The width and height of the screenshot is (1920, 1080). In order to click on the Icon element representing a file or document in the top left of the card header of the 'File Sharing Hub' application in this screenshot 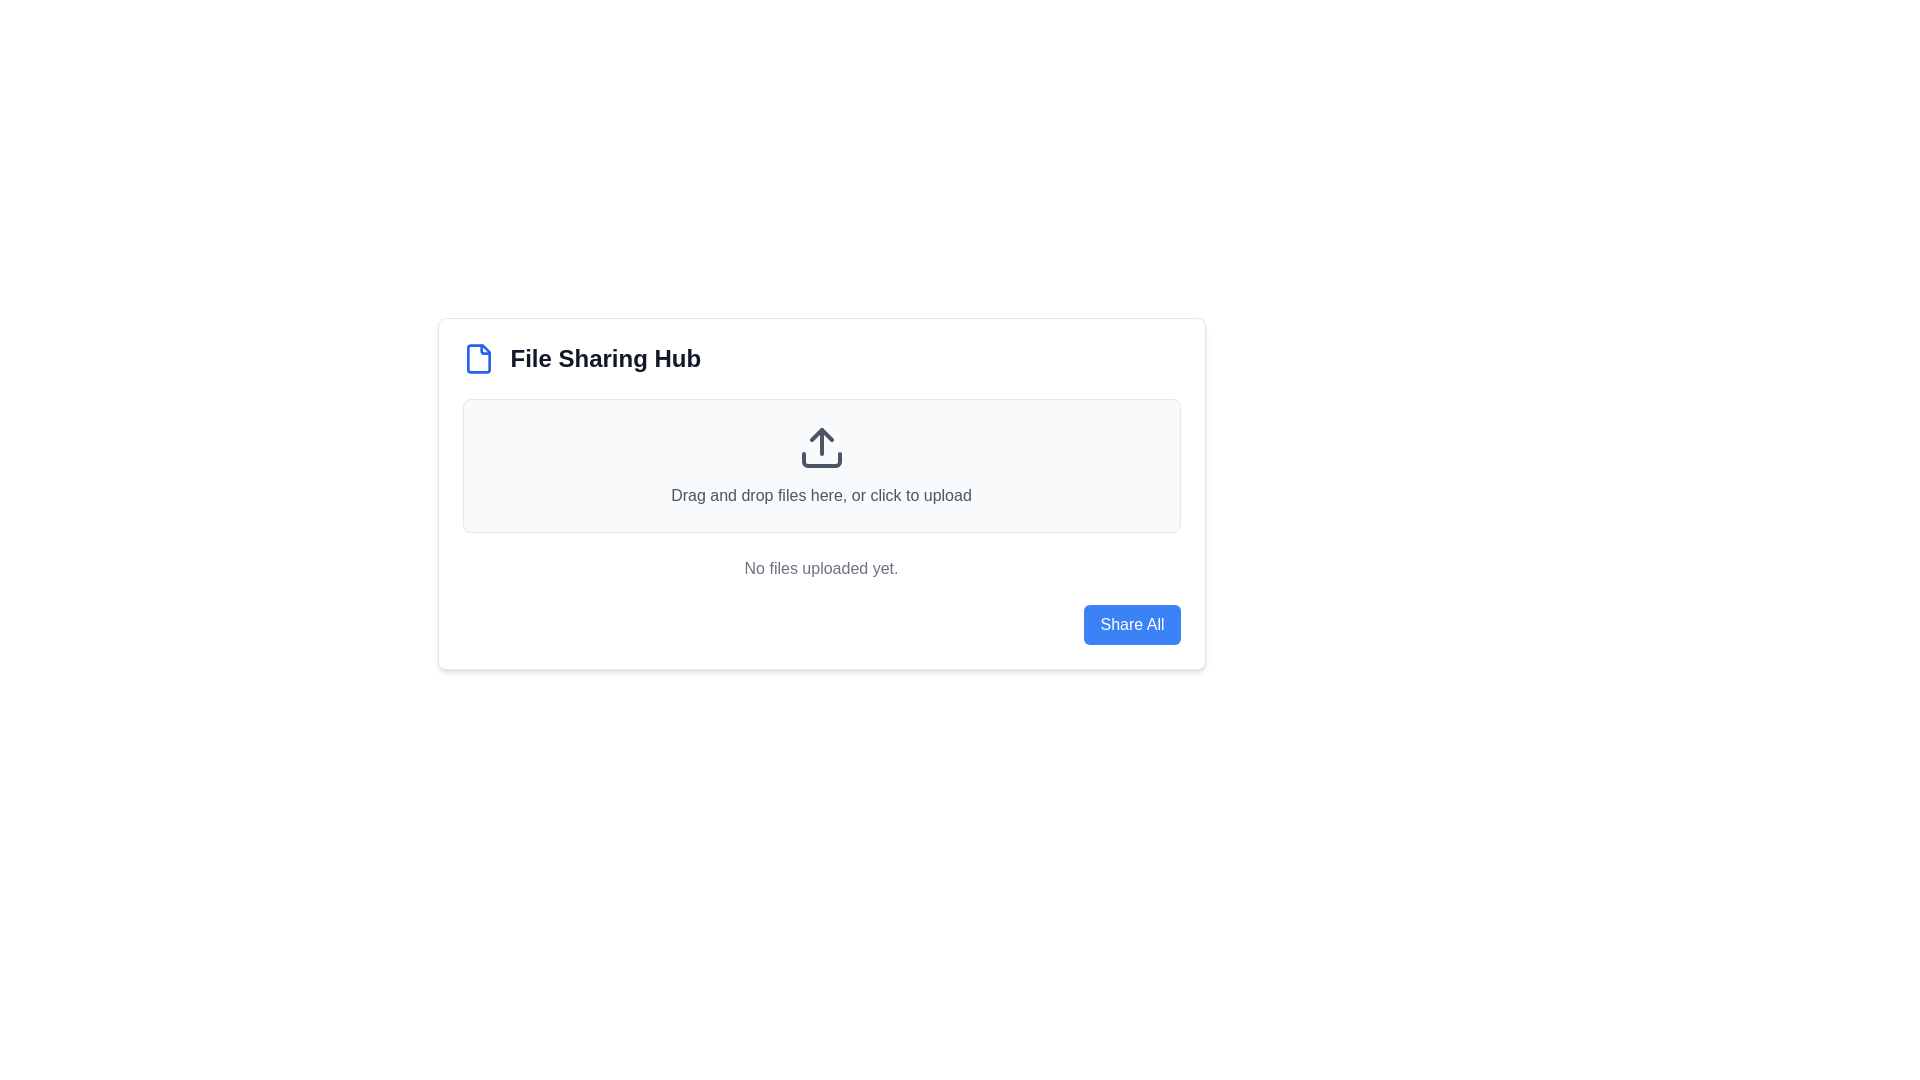, I will do `click(477, 357)`.